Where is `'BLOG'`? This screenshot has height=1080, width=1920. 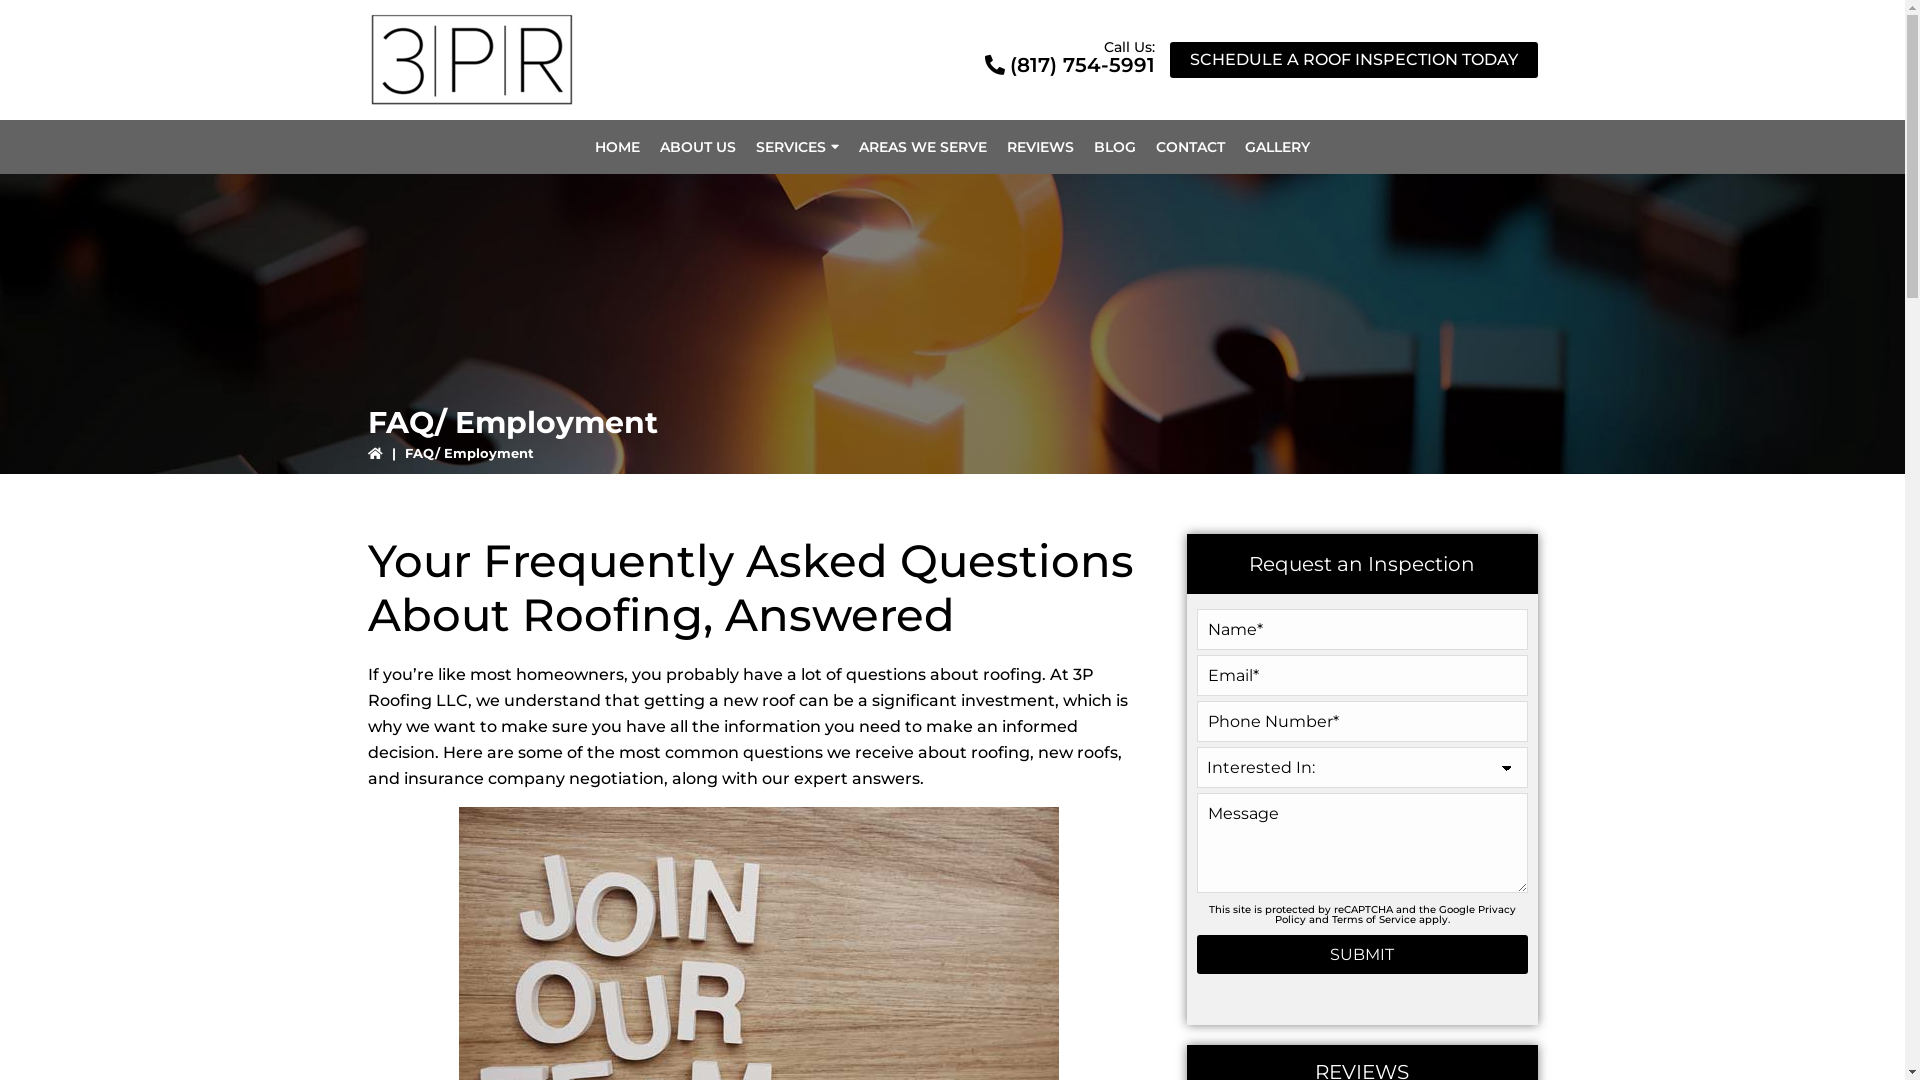
'BLOG' is located at coordinates (1113, 145).